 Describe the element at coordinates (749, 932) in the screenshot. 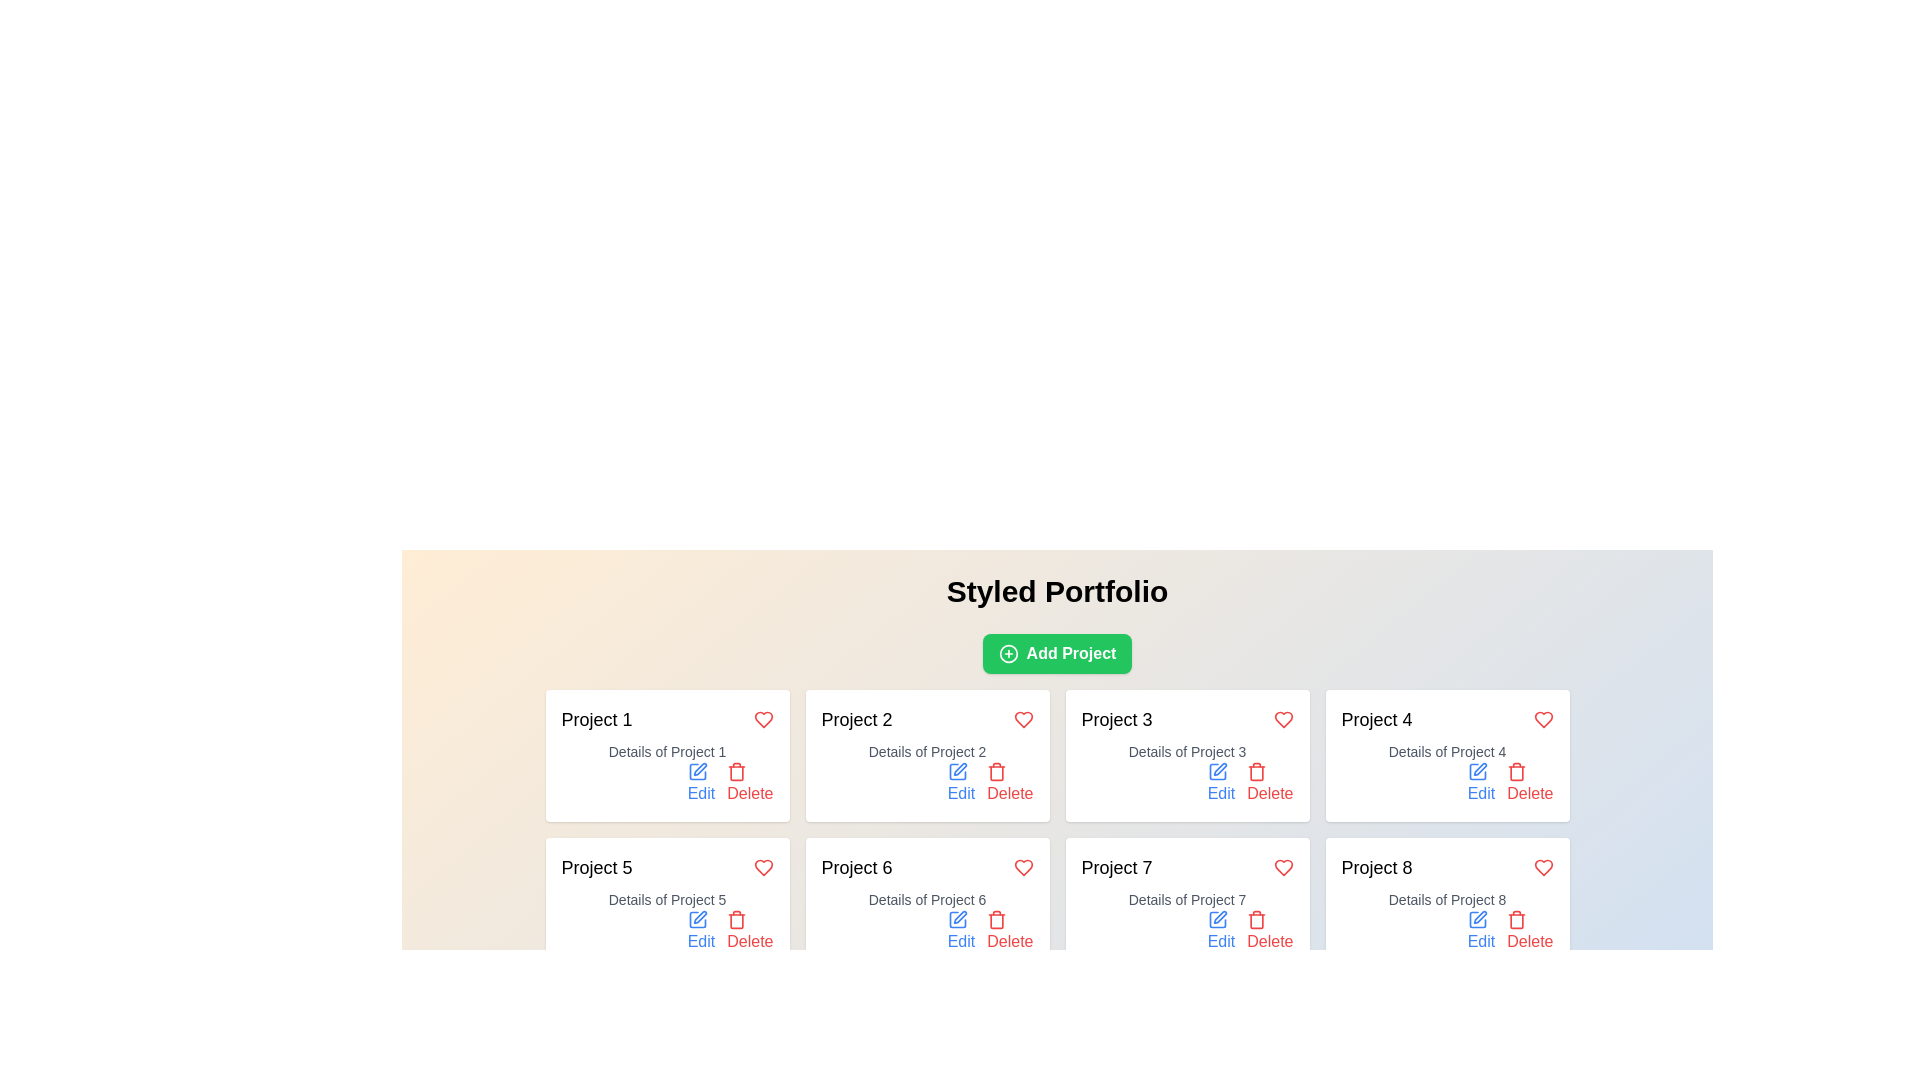

I see `the 'Delete' button with a trash can icon, which is the second button in the button group at the bottom right of Project 5's card, to observe the hover effects` at that location.